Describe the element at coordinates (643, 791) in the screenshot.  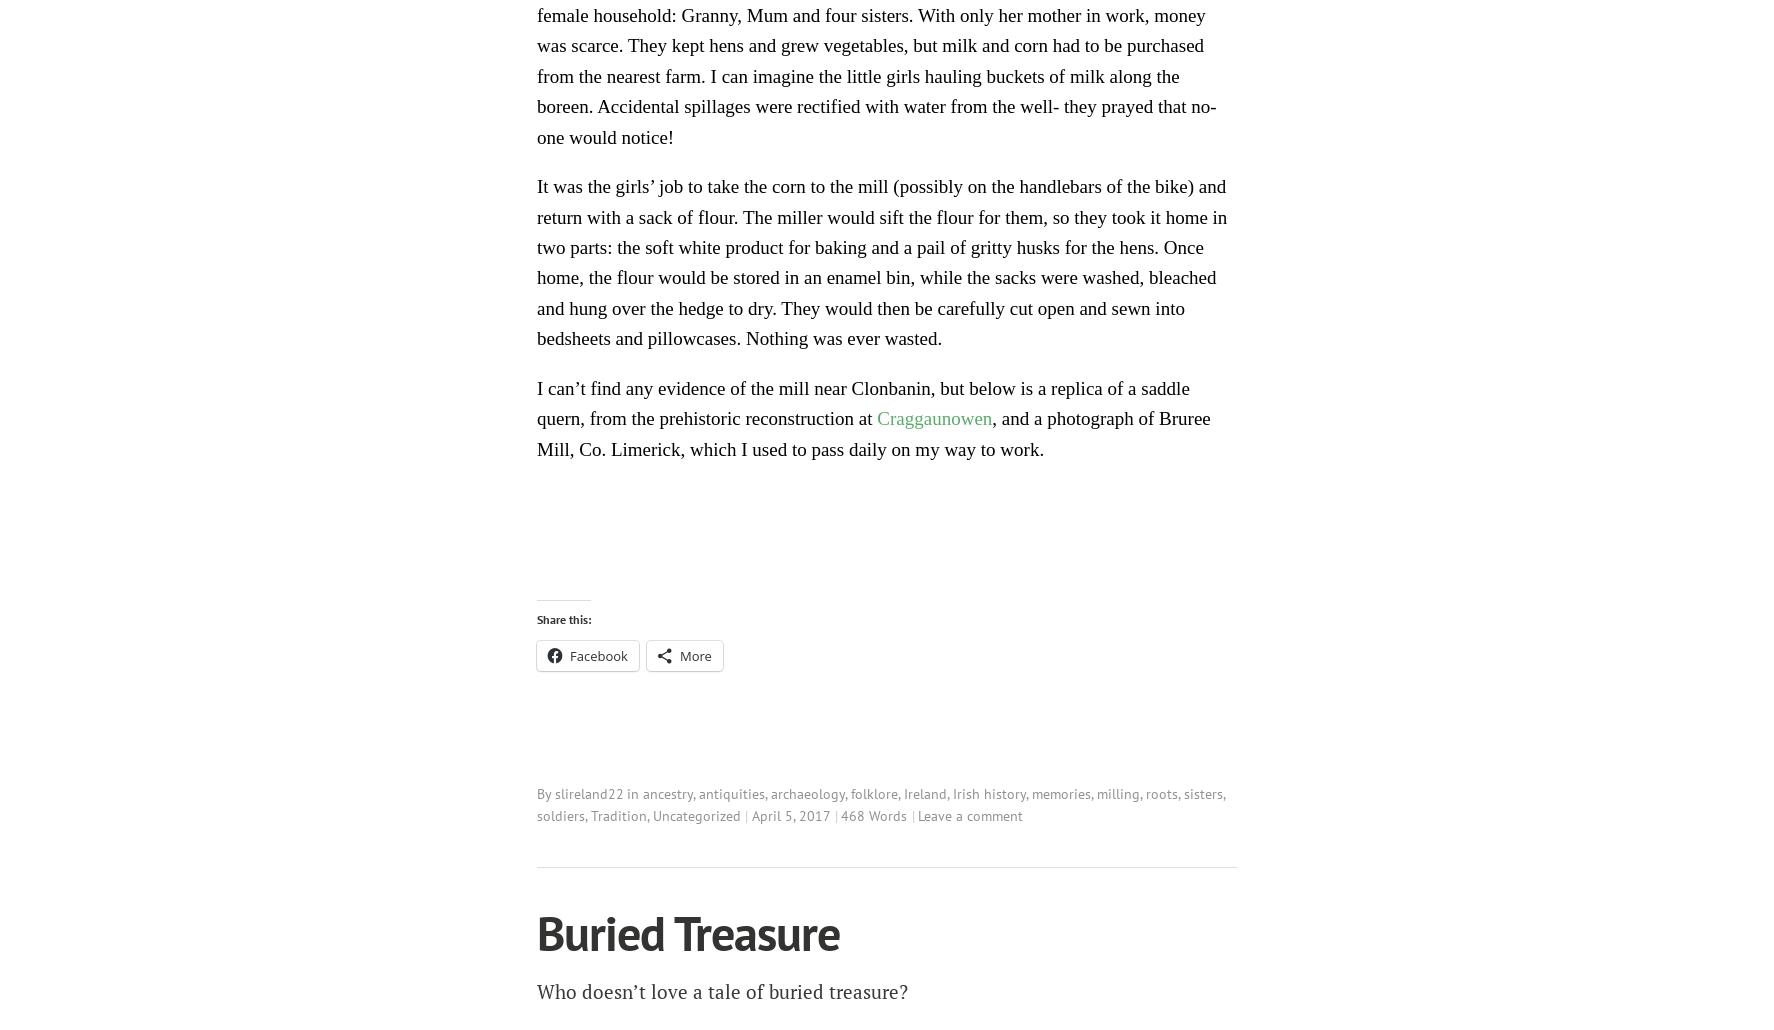
I see `'ancestry'` at that location.